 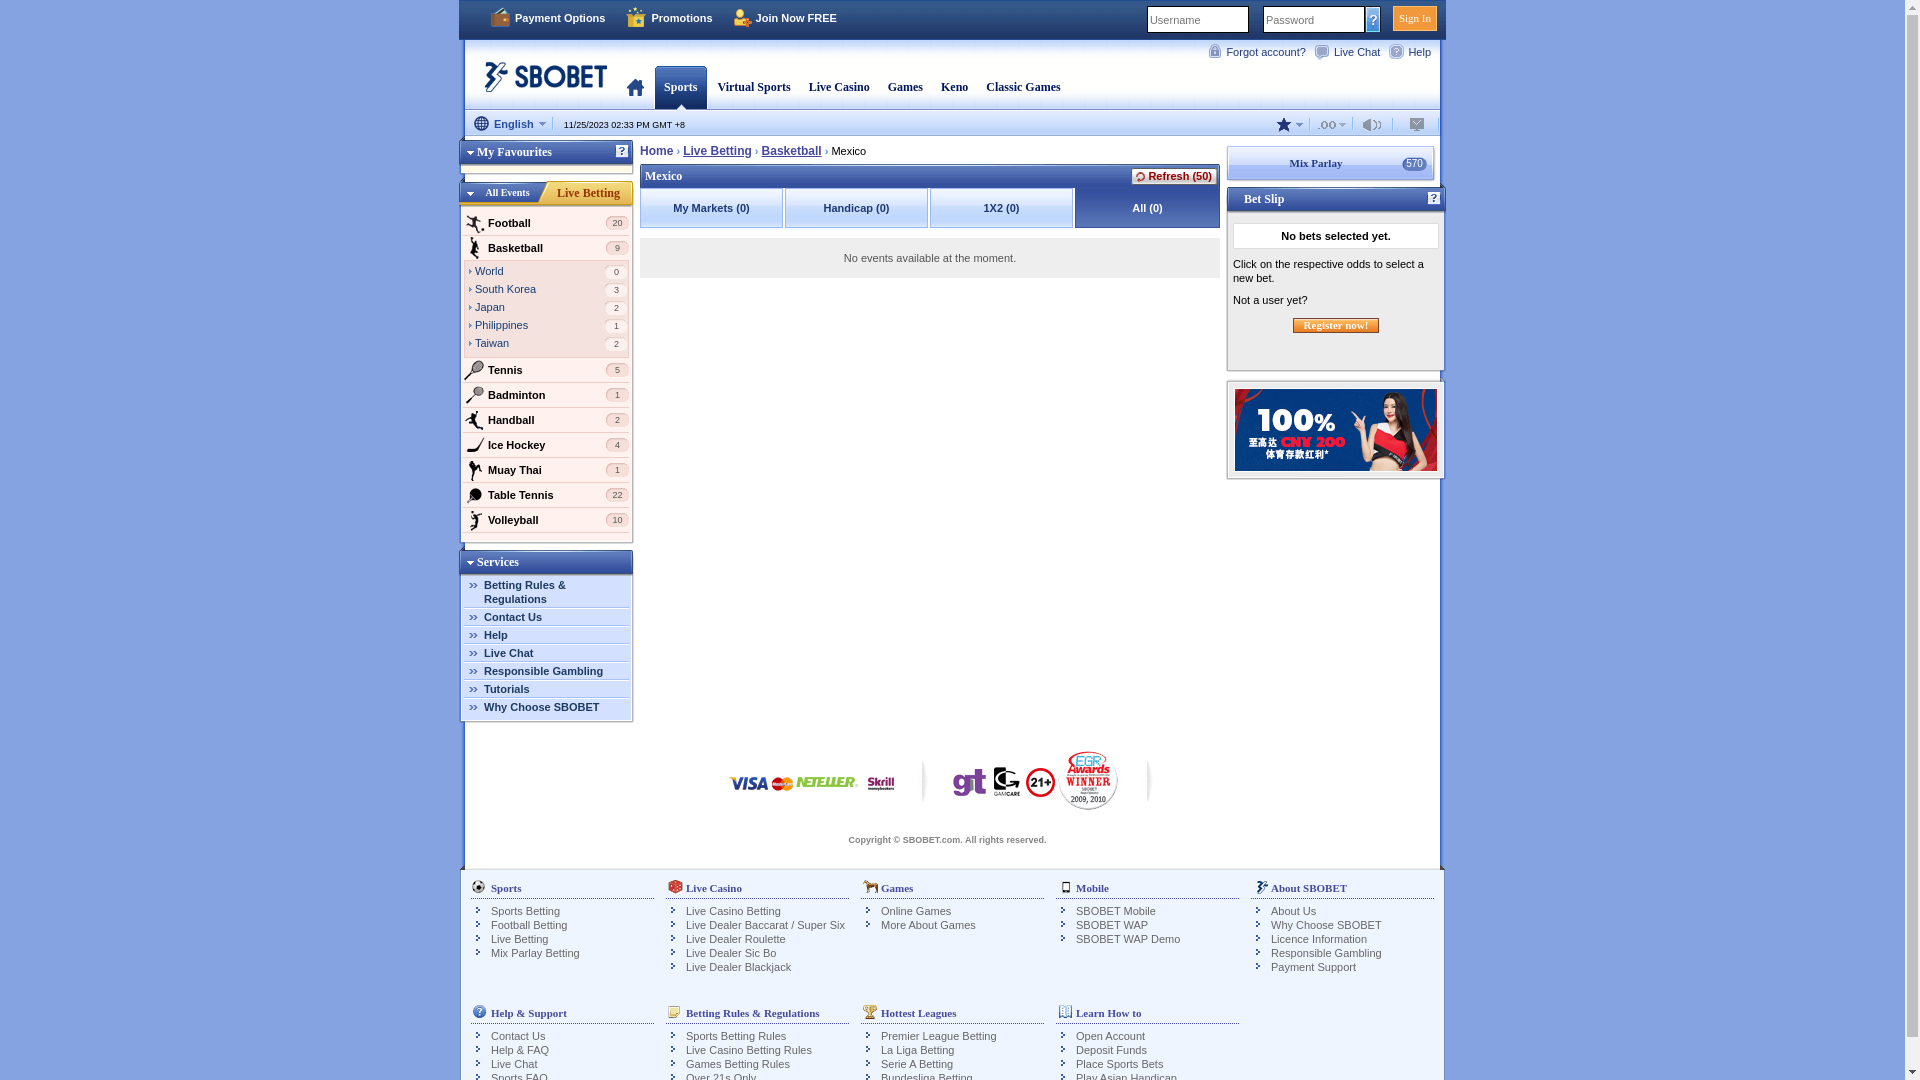 What do you see at coordinates (547, 18) in the screenshot?
I see `'Payment Options'` at bounding box center [547, 18].